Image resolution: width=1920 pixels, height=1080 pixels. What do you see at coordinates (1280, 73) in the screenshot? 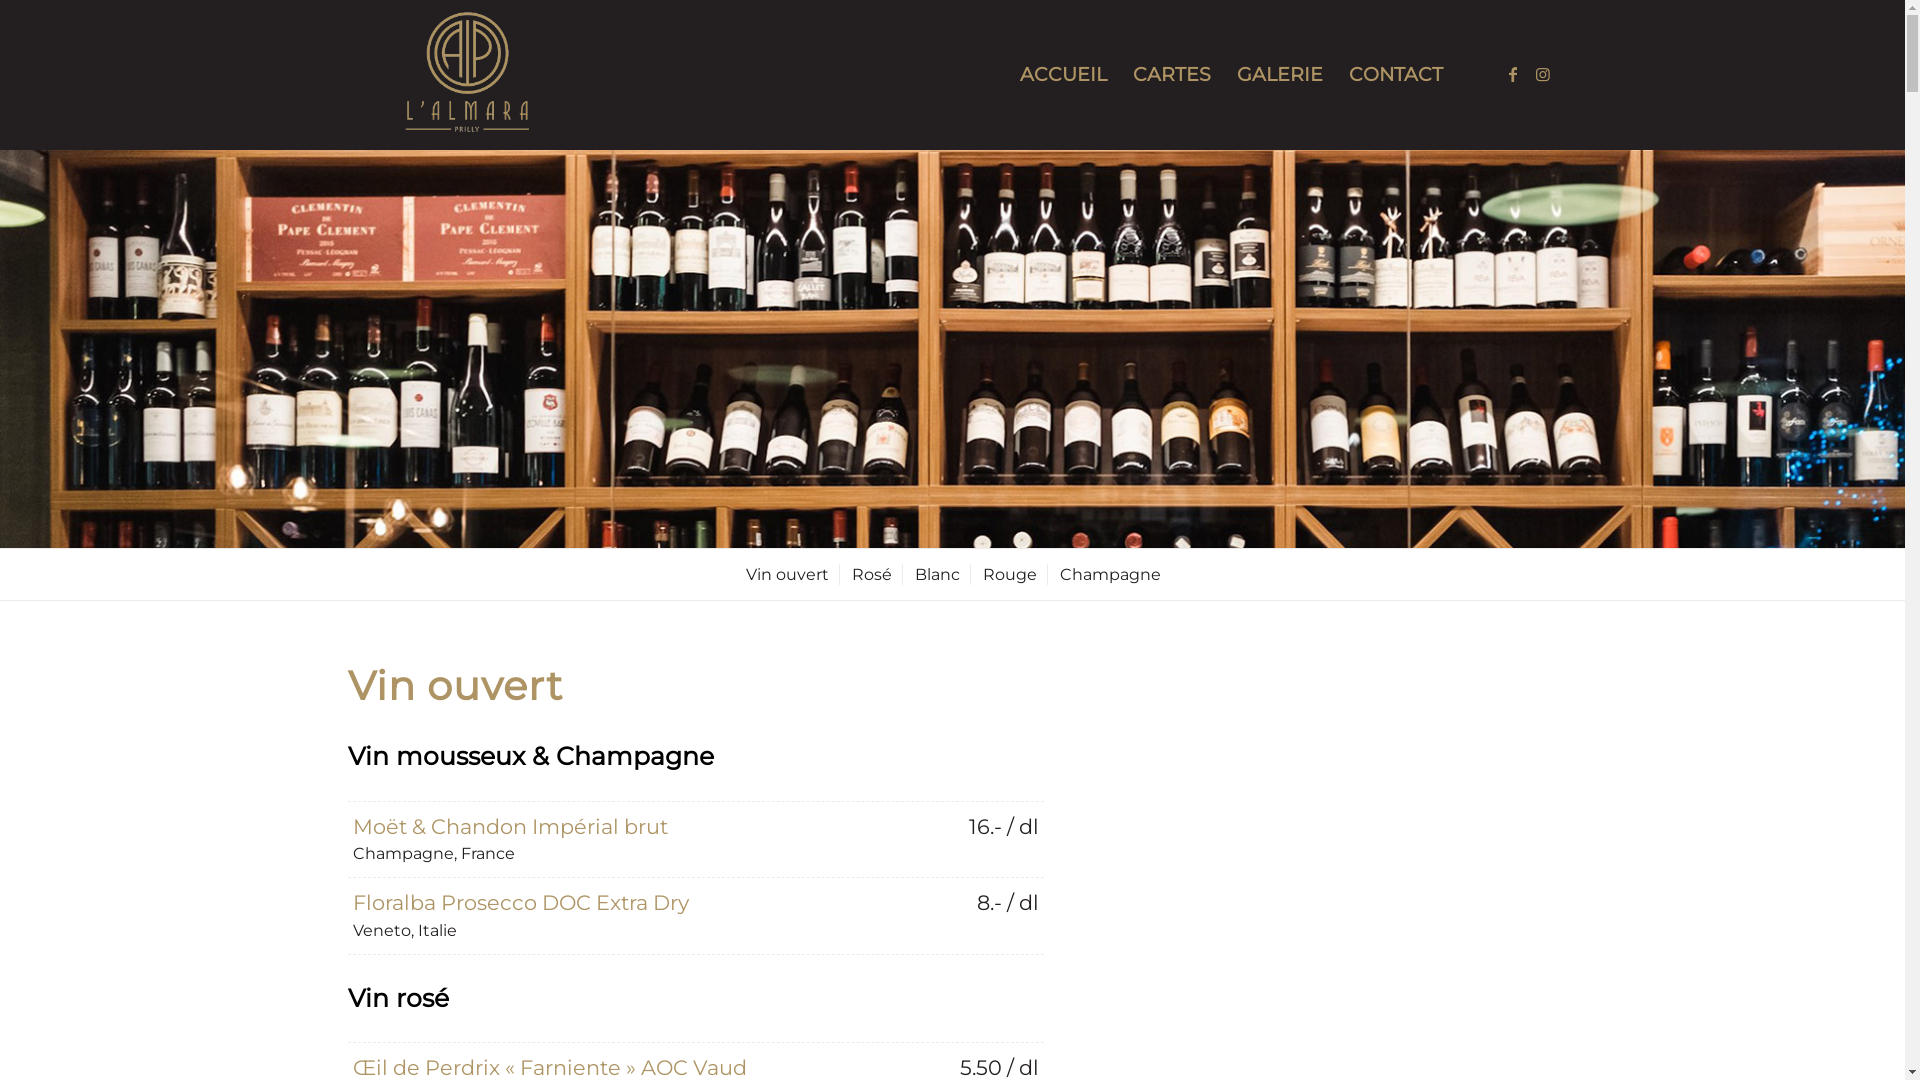
I see `'GALERIE'` at bounding box center [1280, 73].